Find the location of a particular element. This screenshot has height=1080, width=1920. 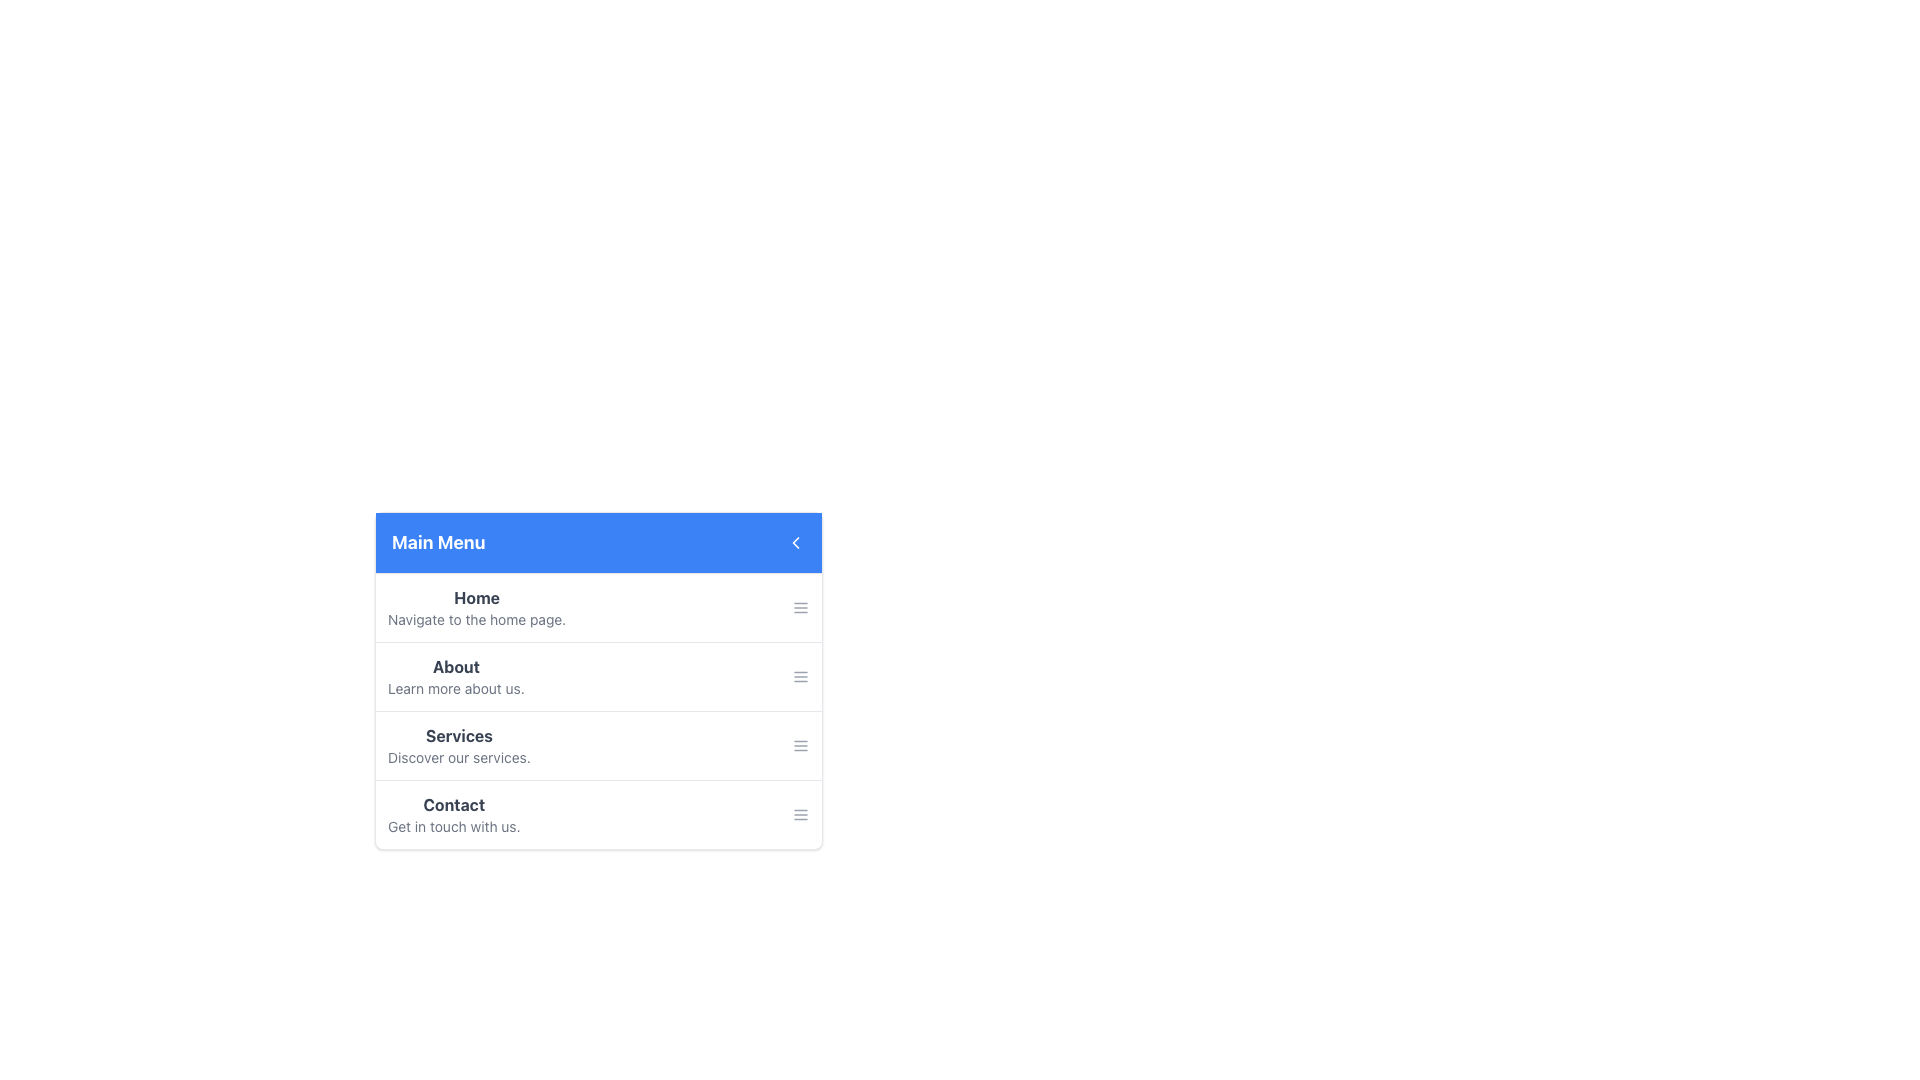

the 'About' menu item, which is the second option in the vertical menu is located at coordinates (598, 675).